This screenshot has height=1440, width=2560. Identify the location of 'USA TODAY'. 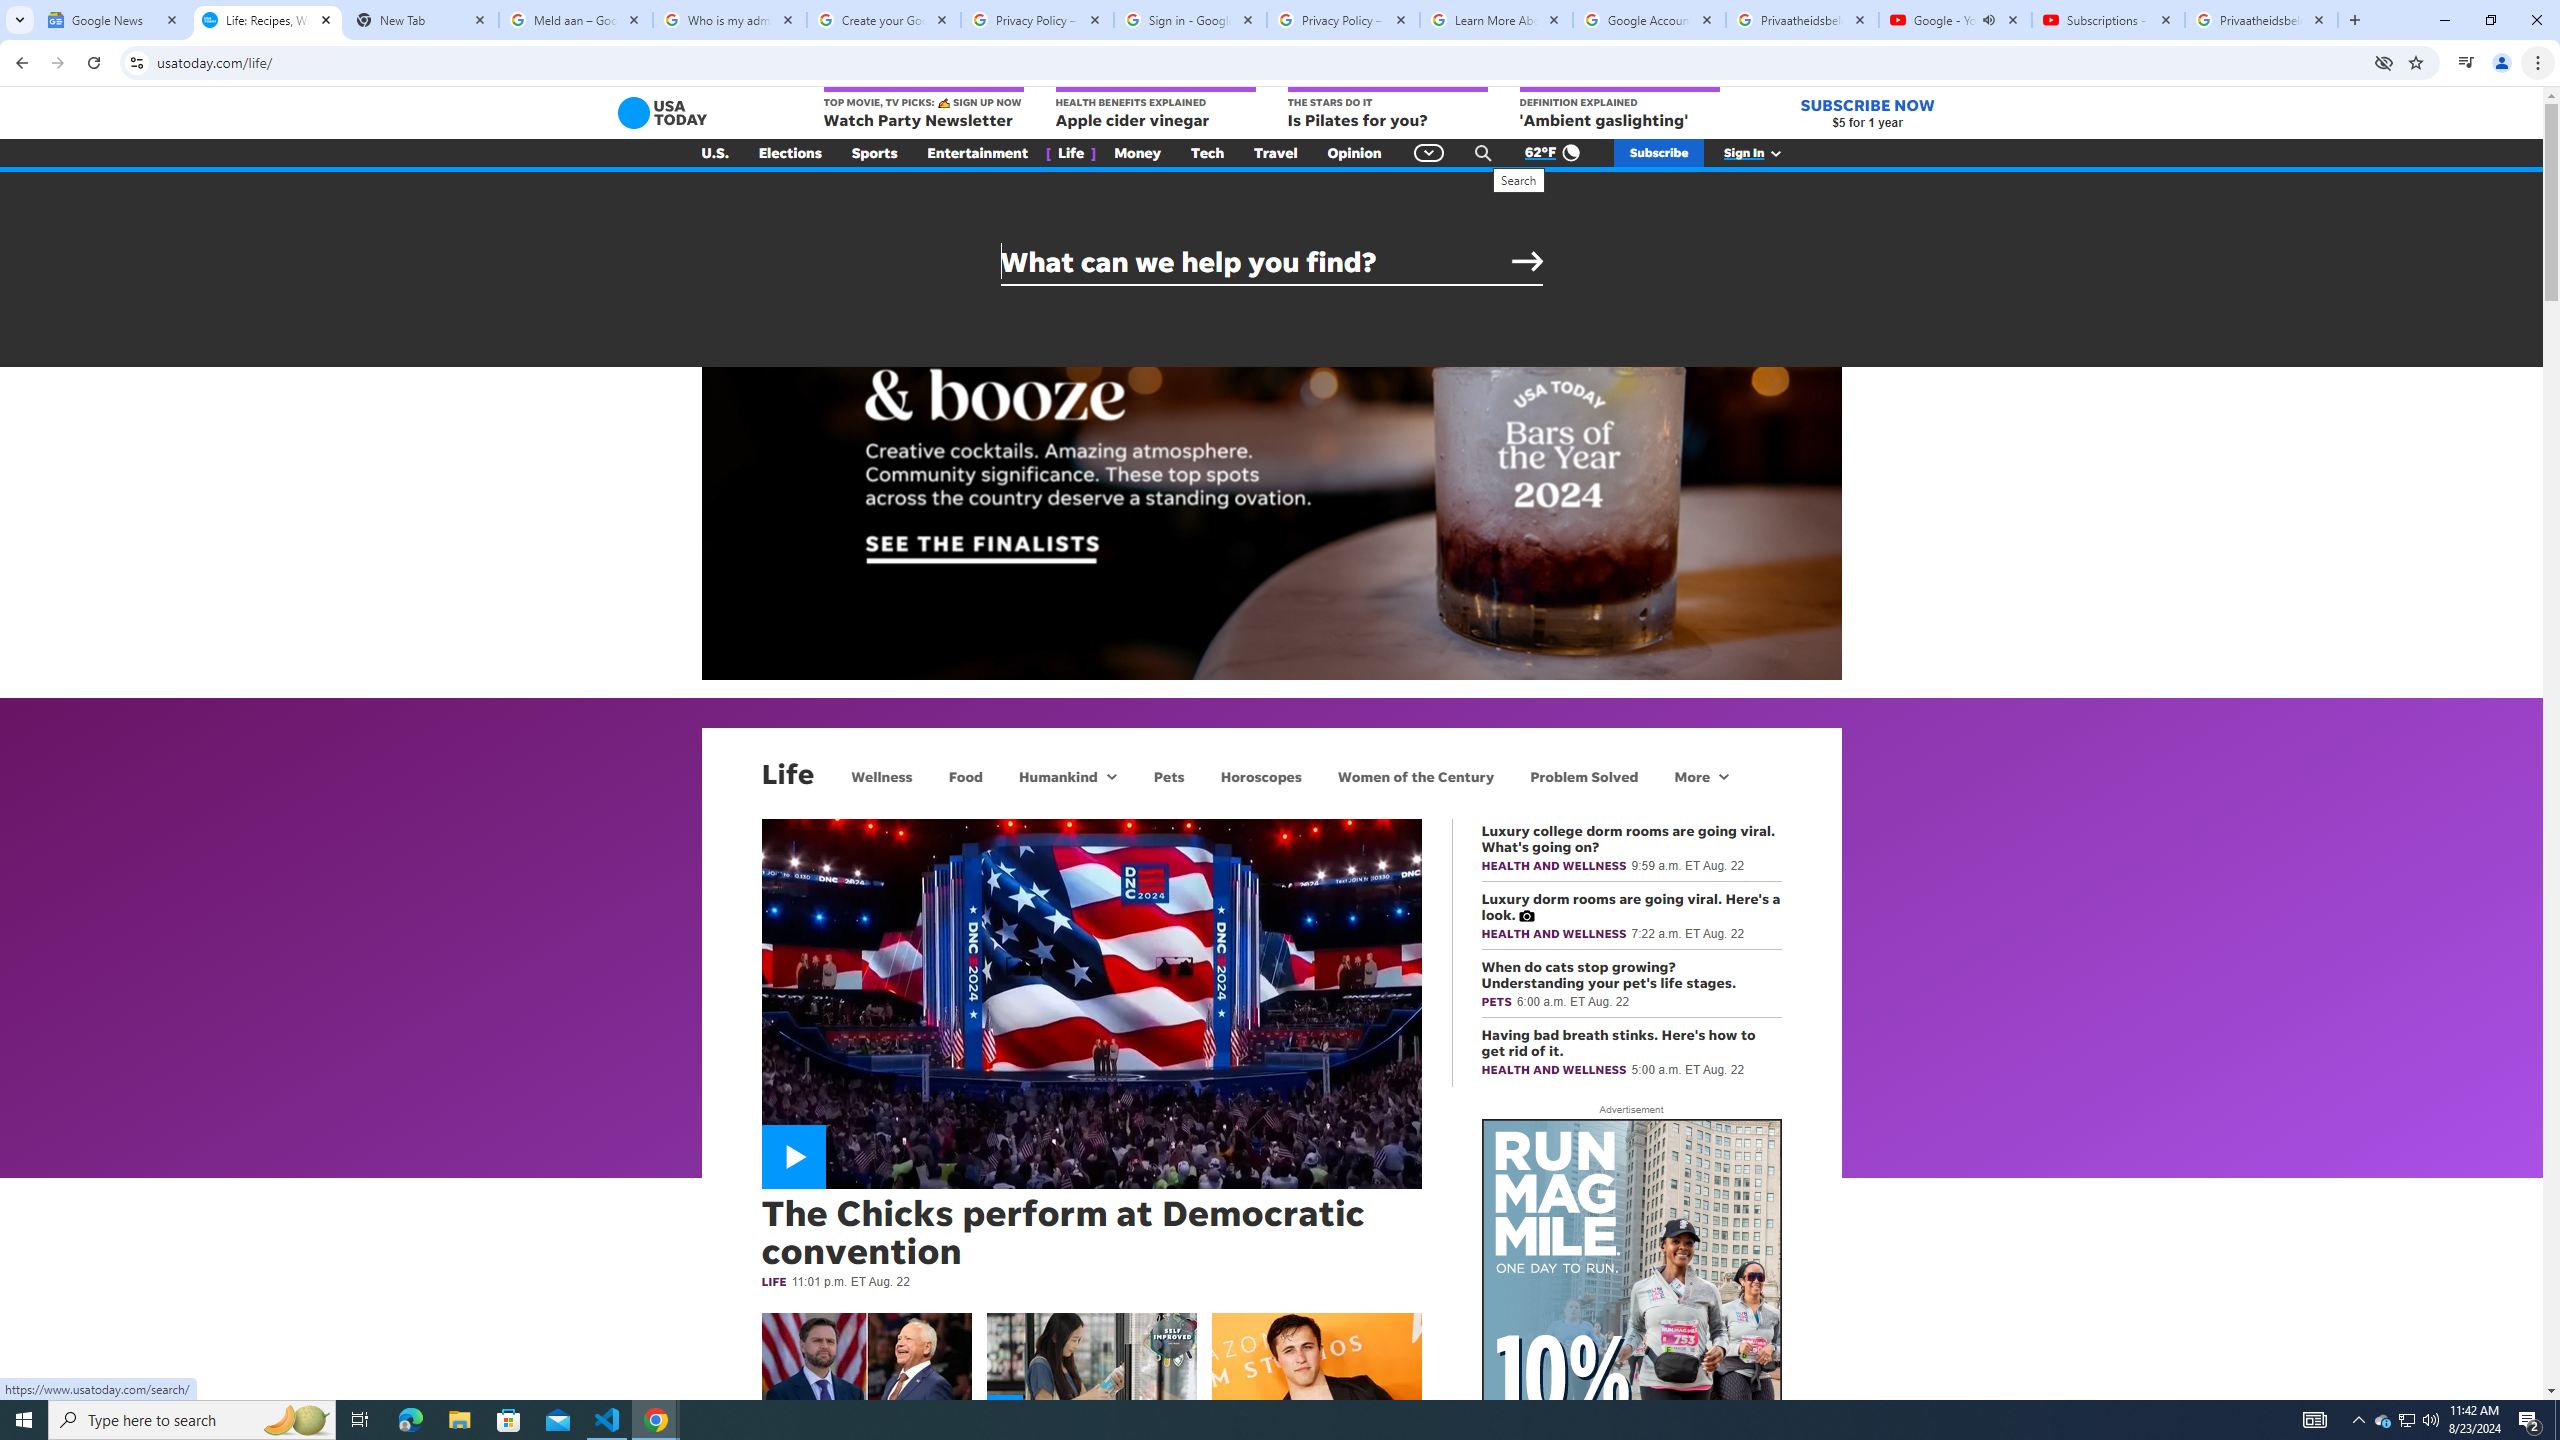
(663, 112).